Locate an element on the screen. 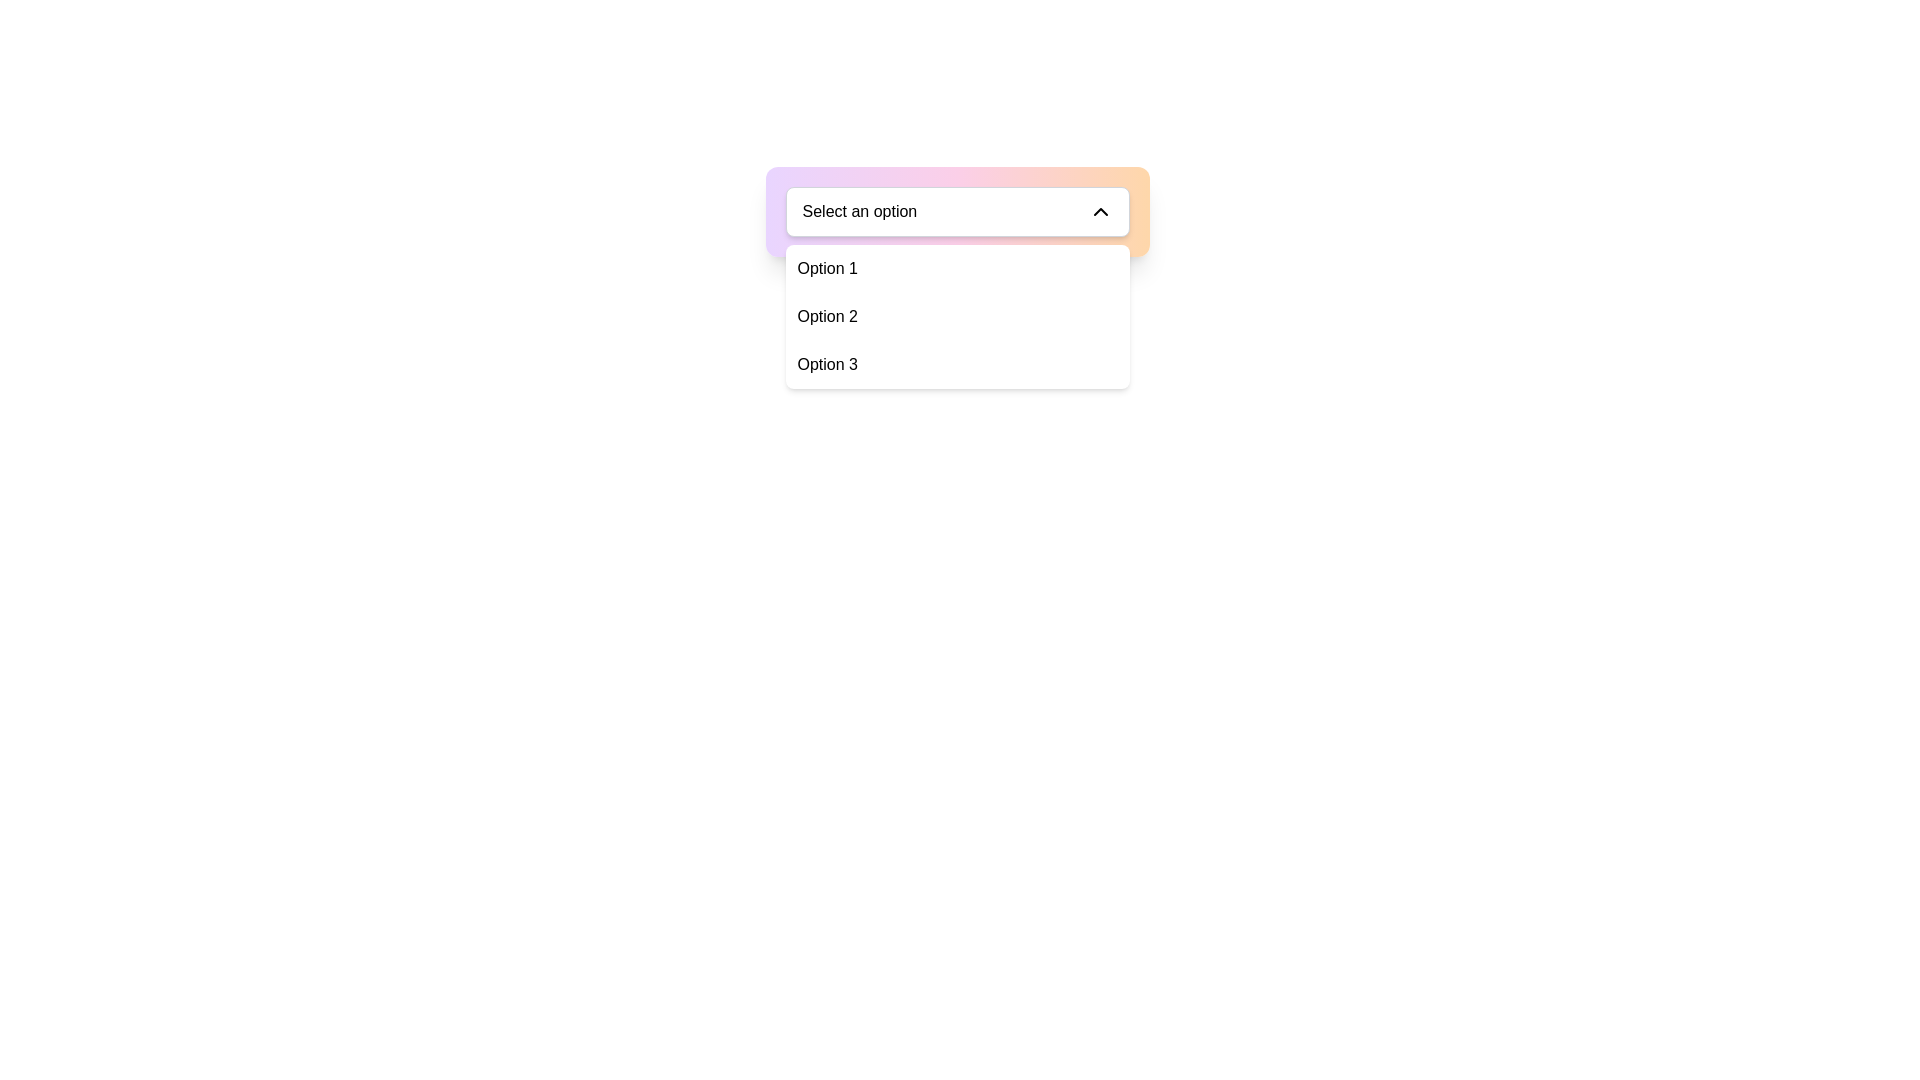 The width and height of the screenshot is (1920, 1080). the selectable list item representing 'Option 3' in the dropdown menu is located at coordinates (827, 365).